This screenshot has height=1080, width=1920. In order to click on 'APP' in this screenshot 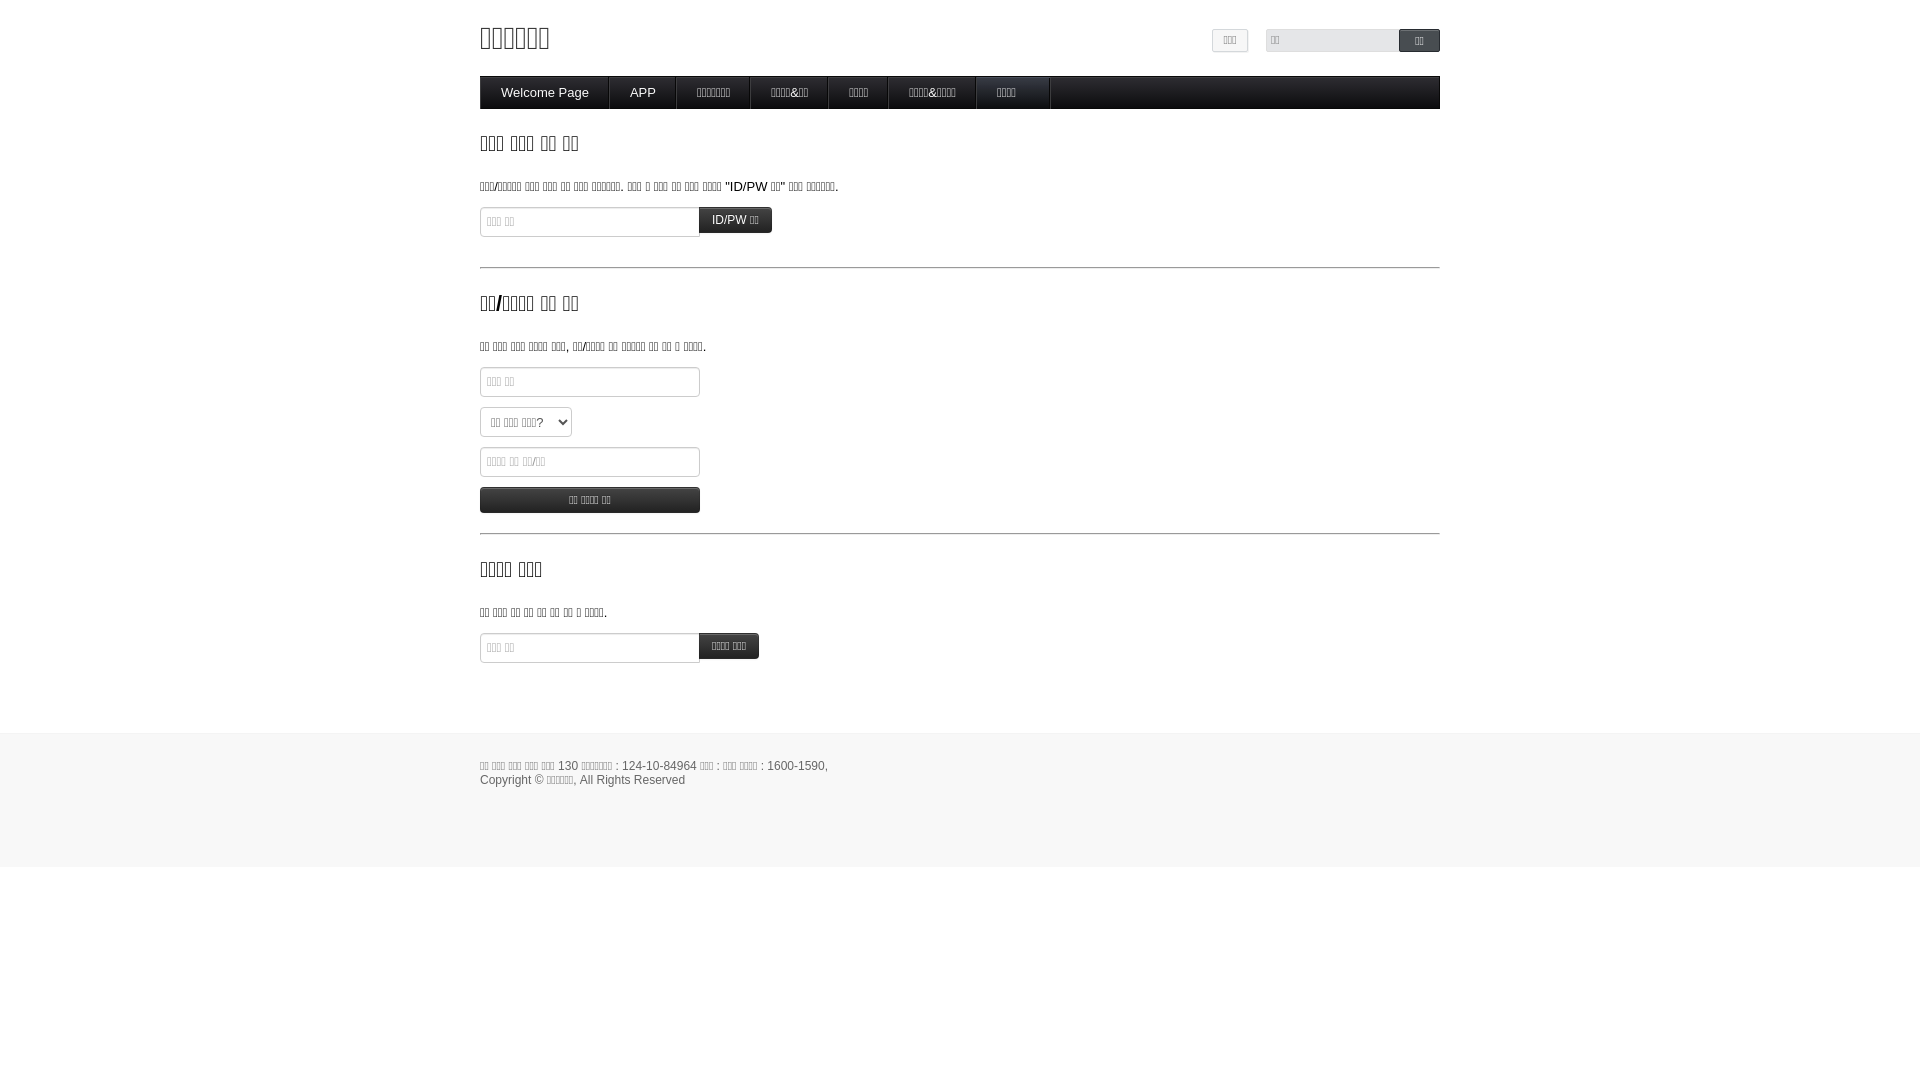, I will do `click(643, 92)`.